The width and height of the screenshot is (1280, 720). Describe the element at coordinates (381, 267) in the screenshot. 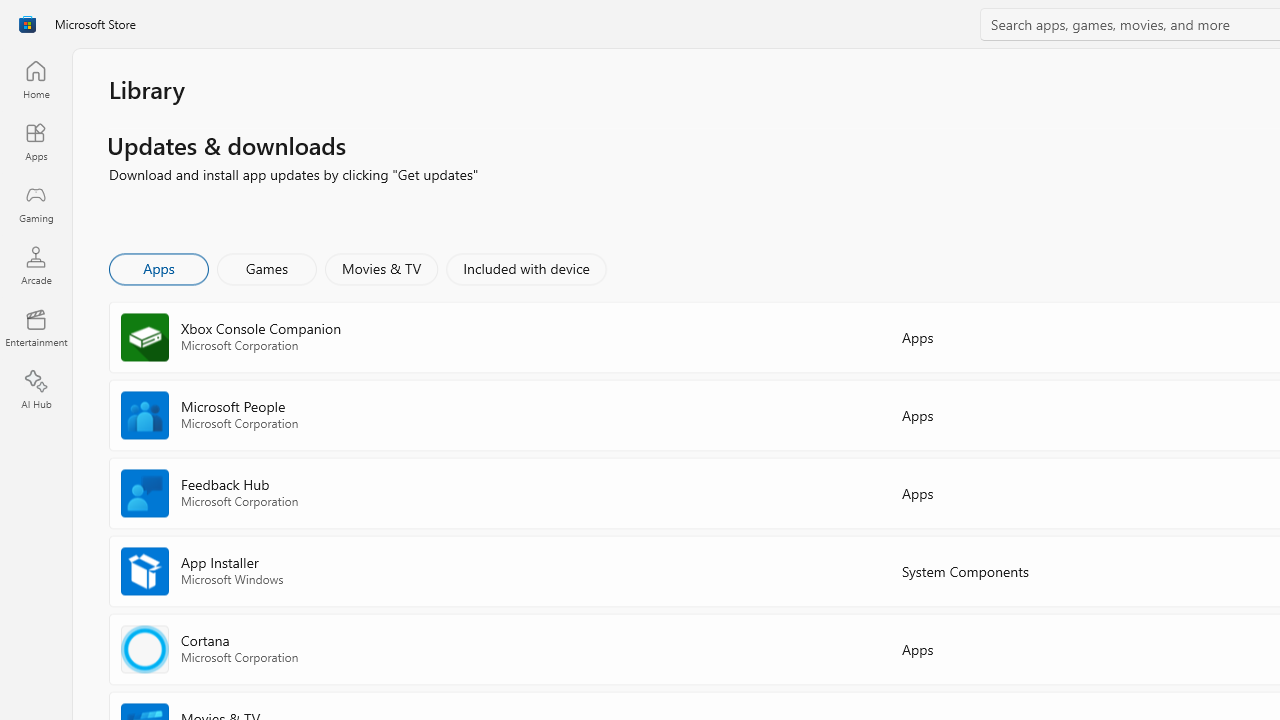

I see `'Movies & TV'` at that location.